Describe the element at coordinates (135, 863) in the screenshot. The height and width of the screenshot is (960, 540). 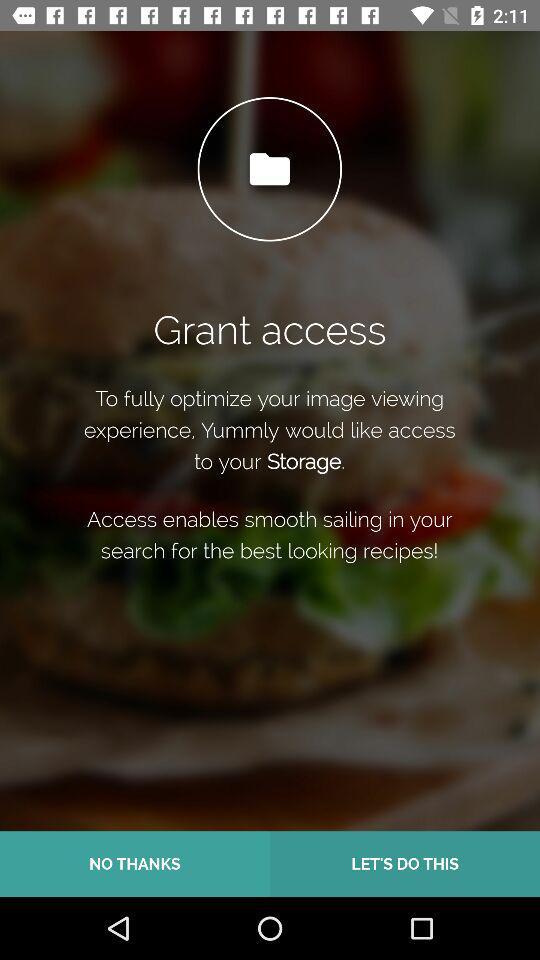
I see `item to the left of let s do icon` at that location.